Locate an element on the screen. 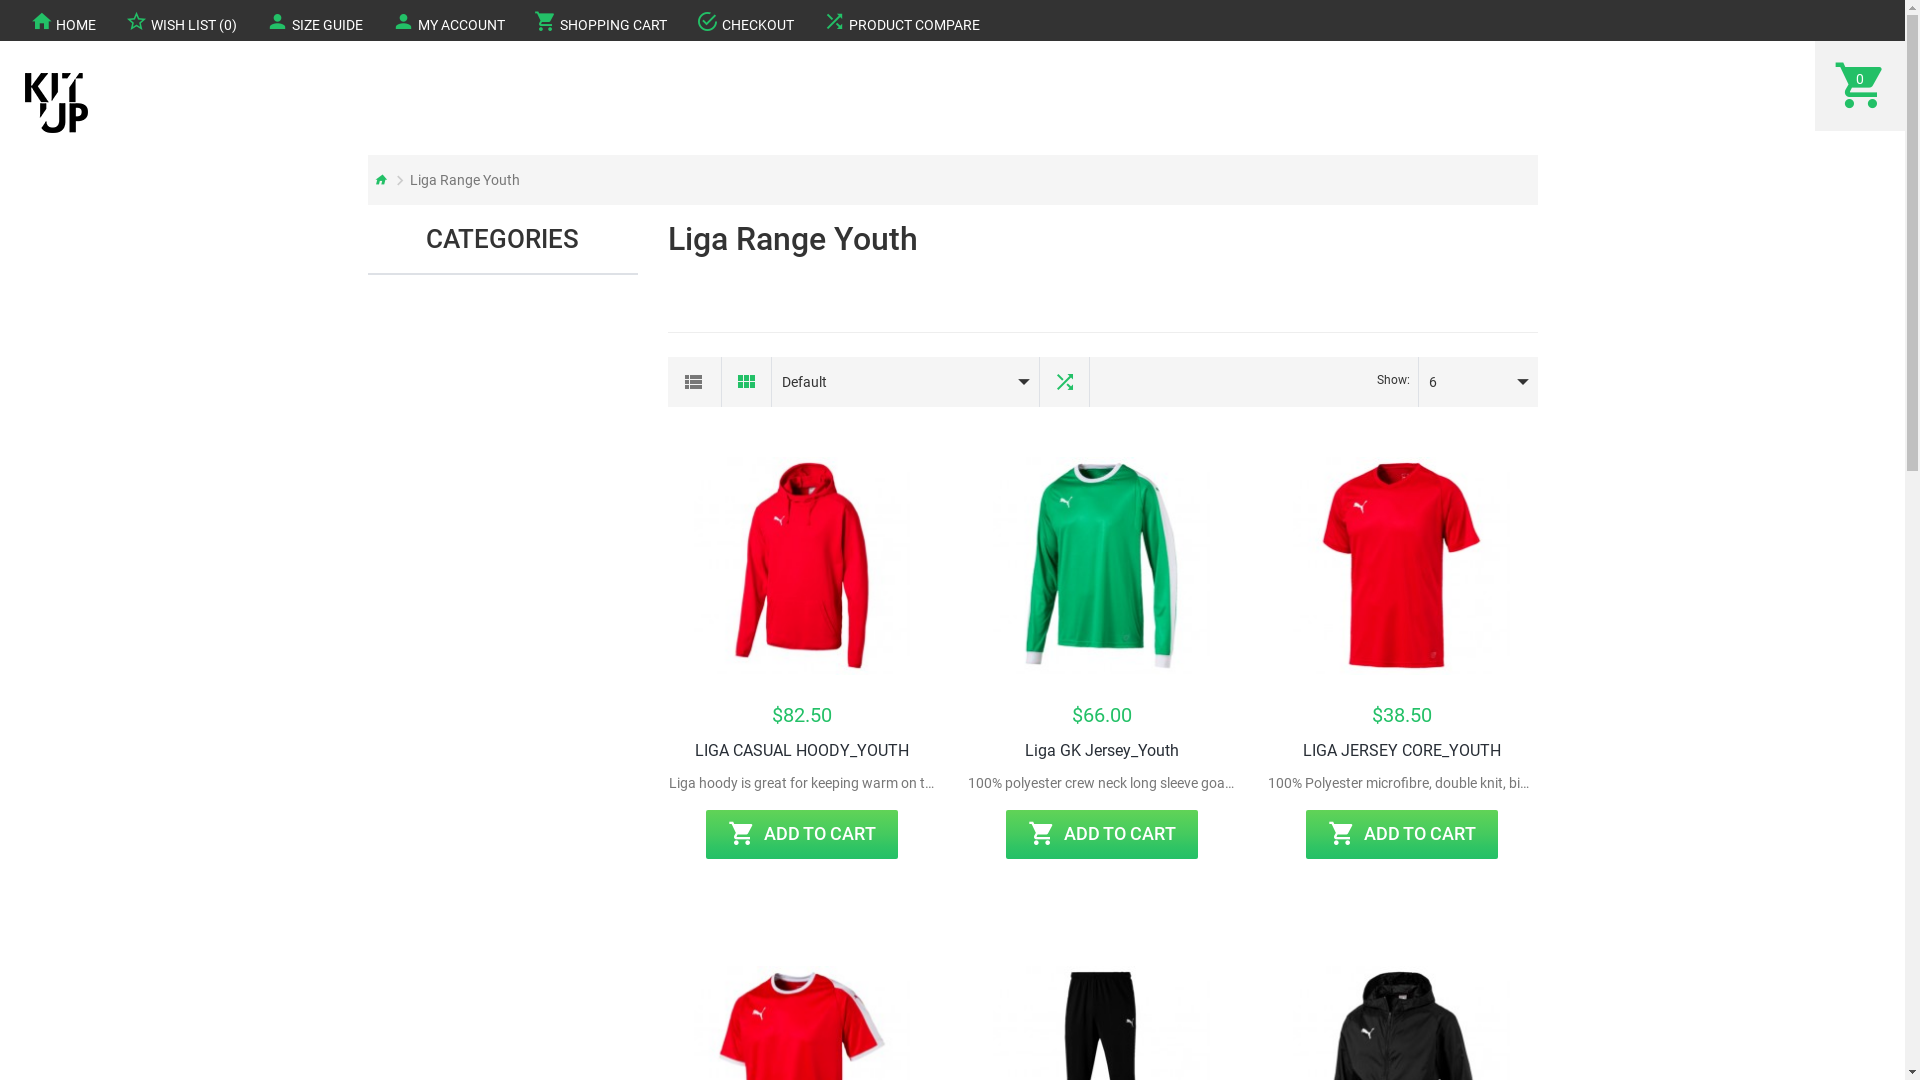 This screenshot has height=1080, width=1920. 'Liga GK Jersey_Youth' is located at coordinates (1025, 751).